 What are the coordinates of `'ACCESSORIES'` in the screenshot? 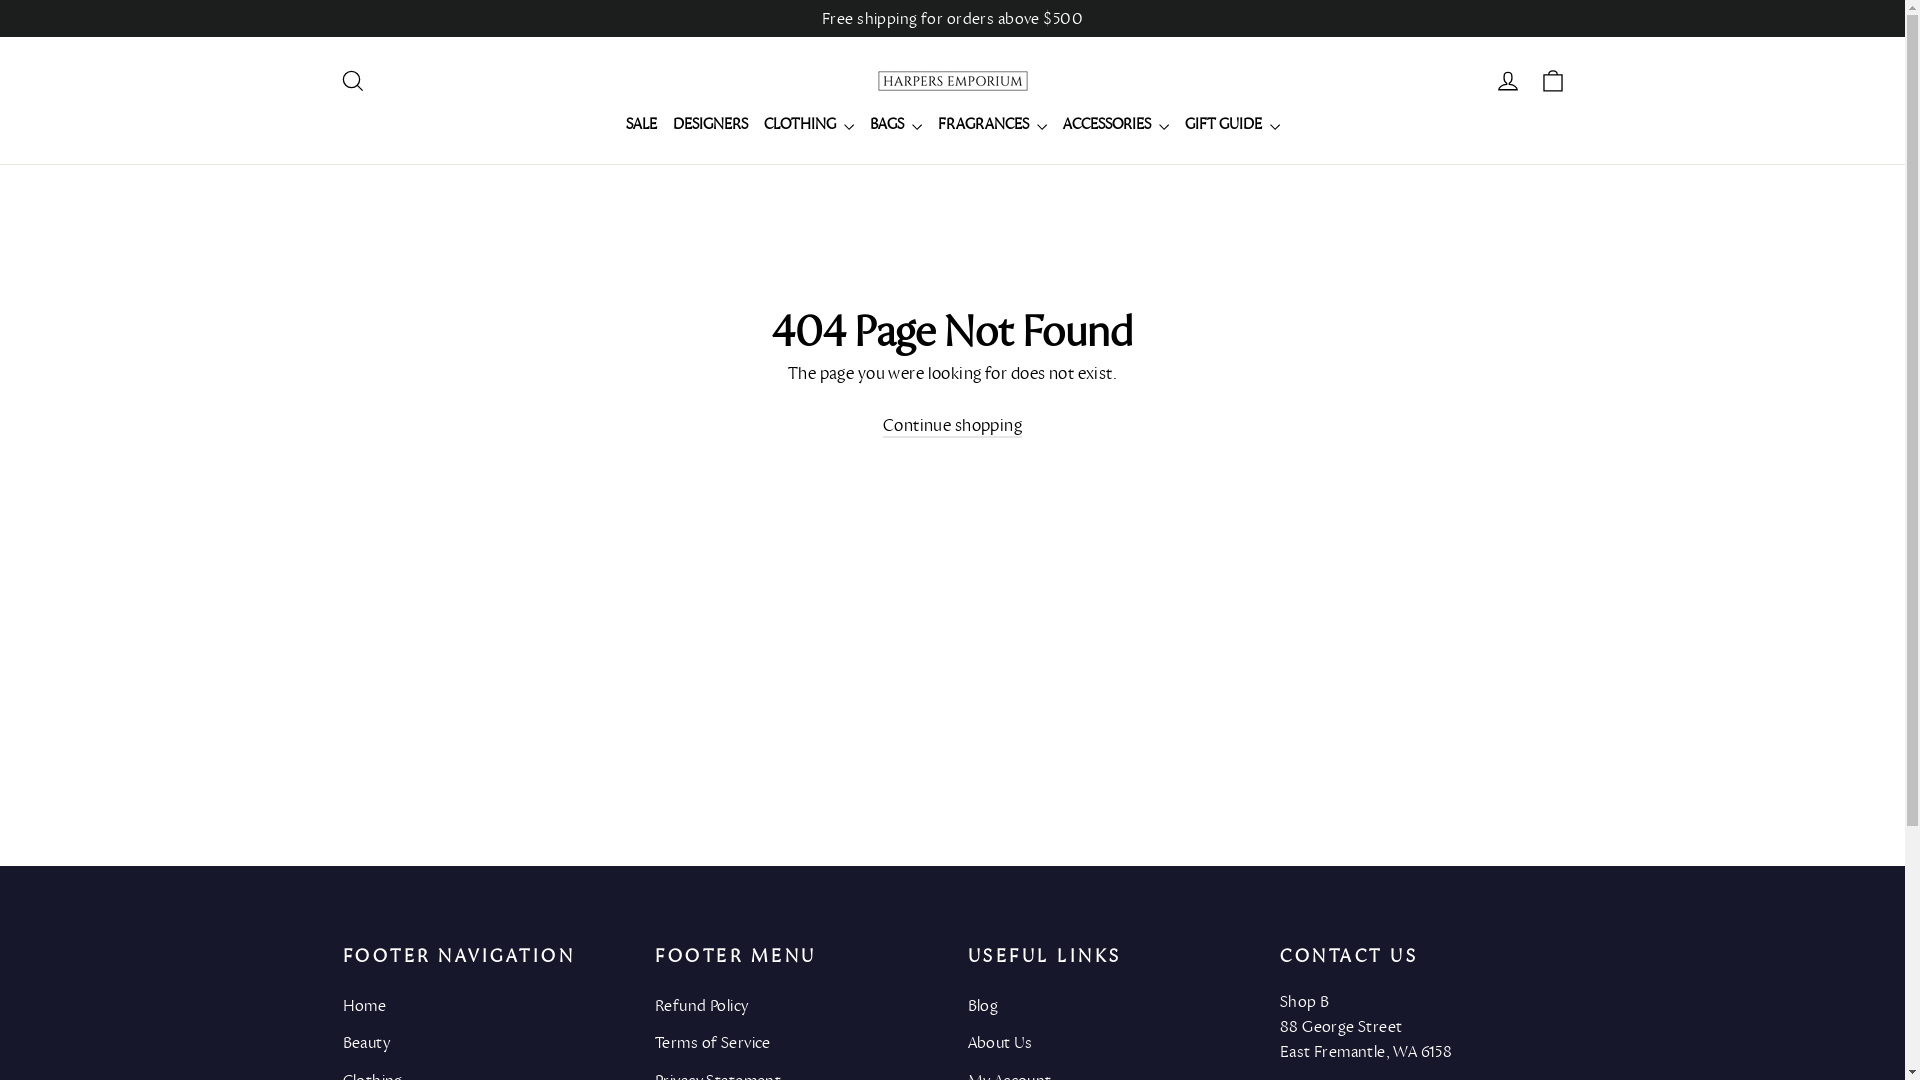 It's located at (1113, 124).